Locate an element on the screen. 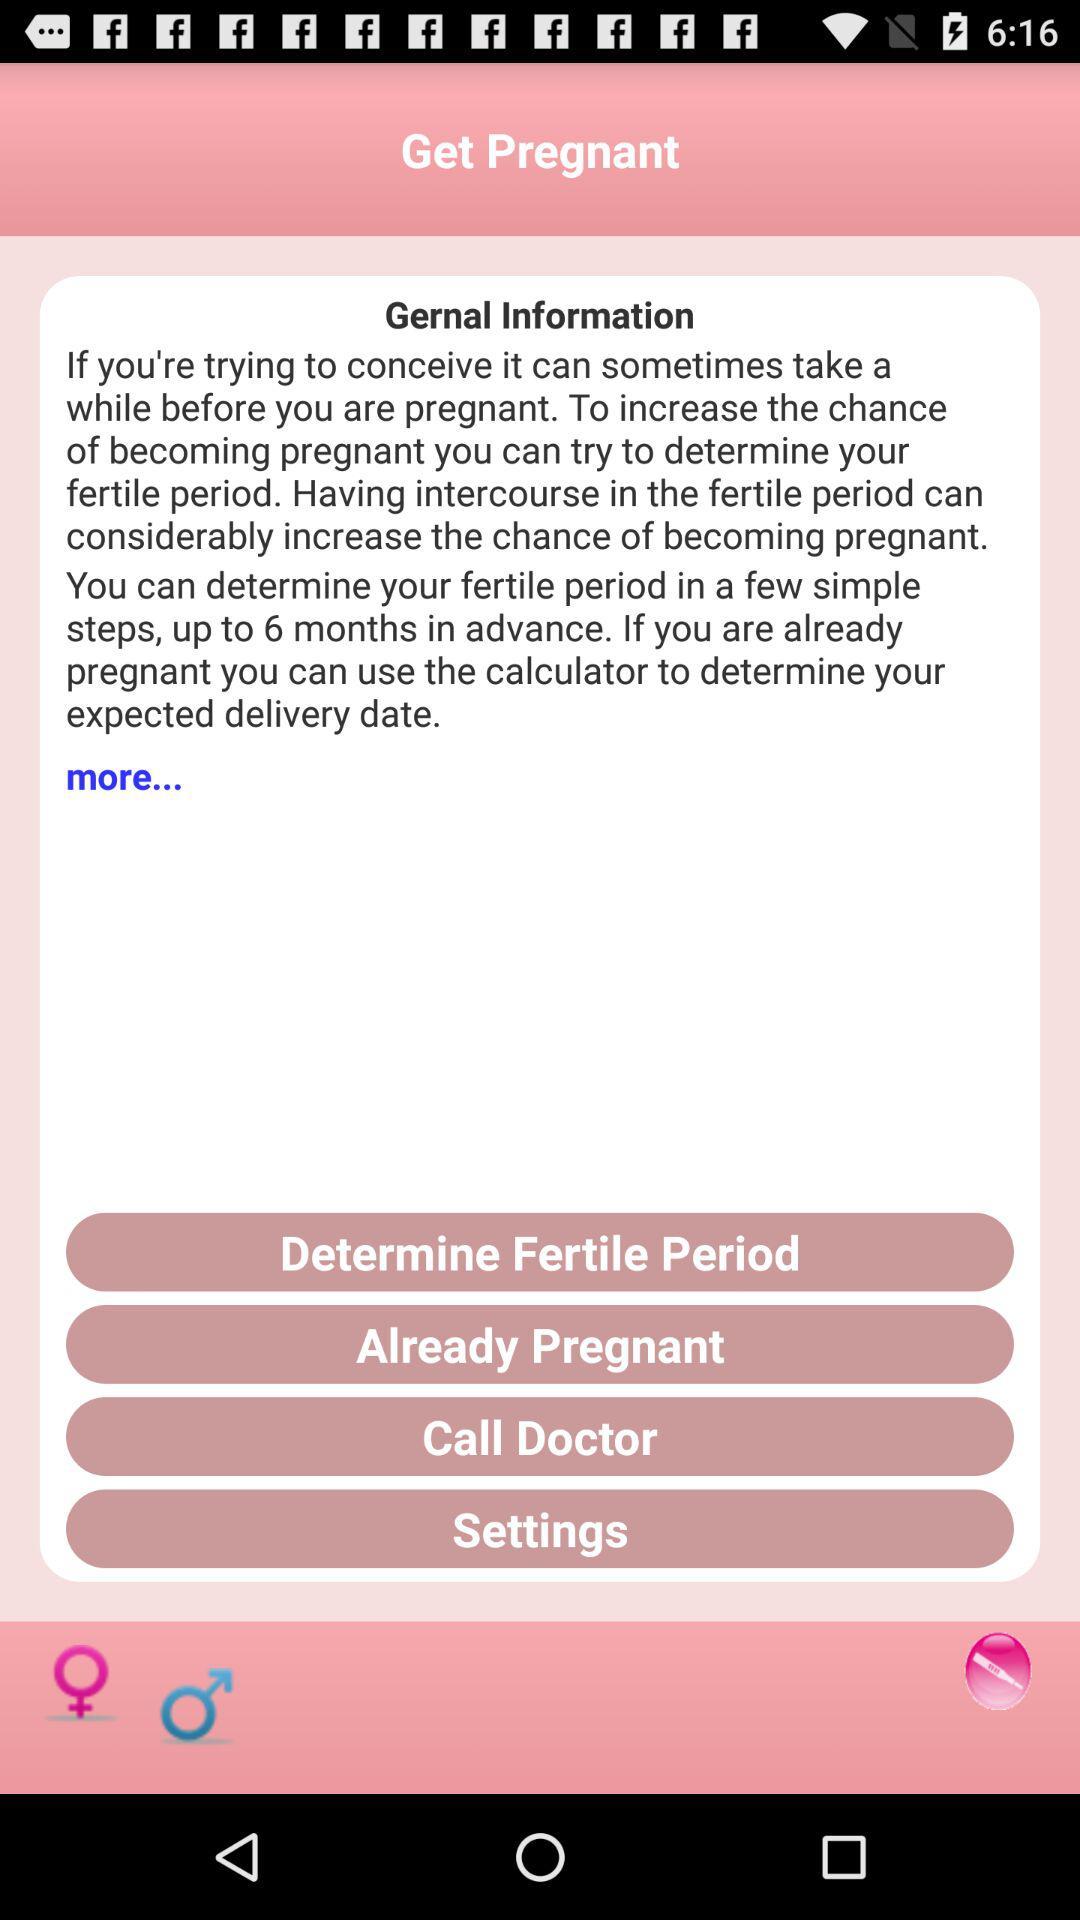 This screenshot has width=1080, height=1920. the item above determine fertile period is located at coordinates (124, 774).